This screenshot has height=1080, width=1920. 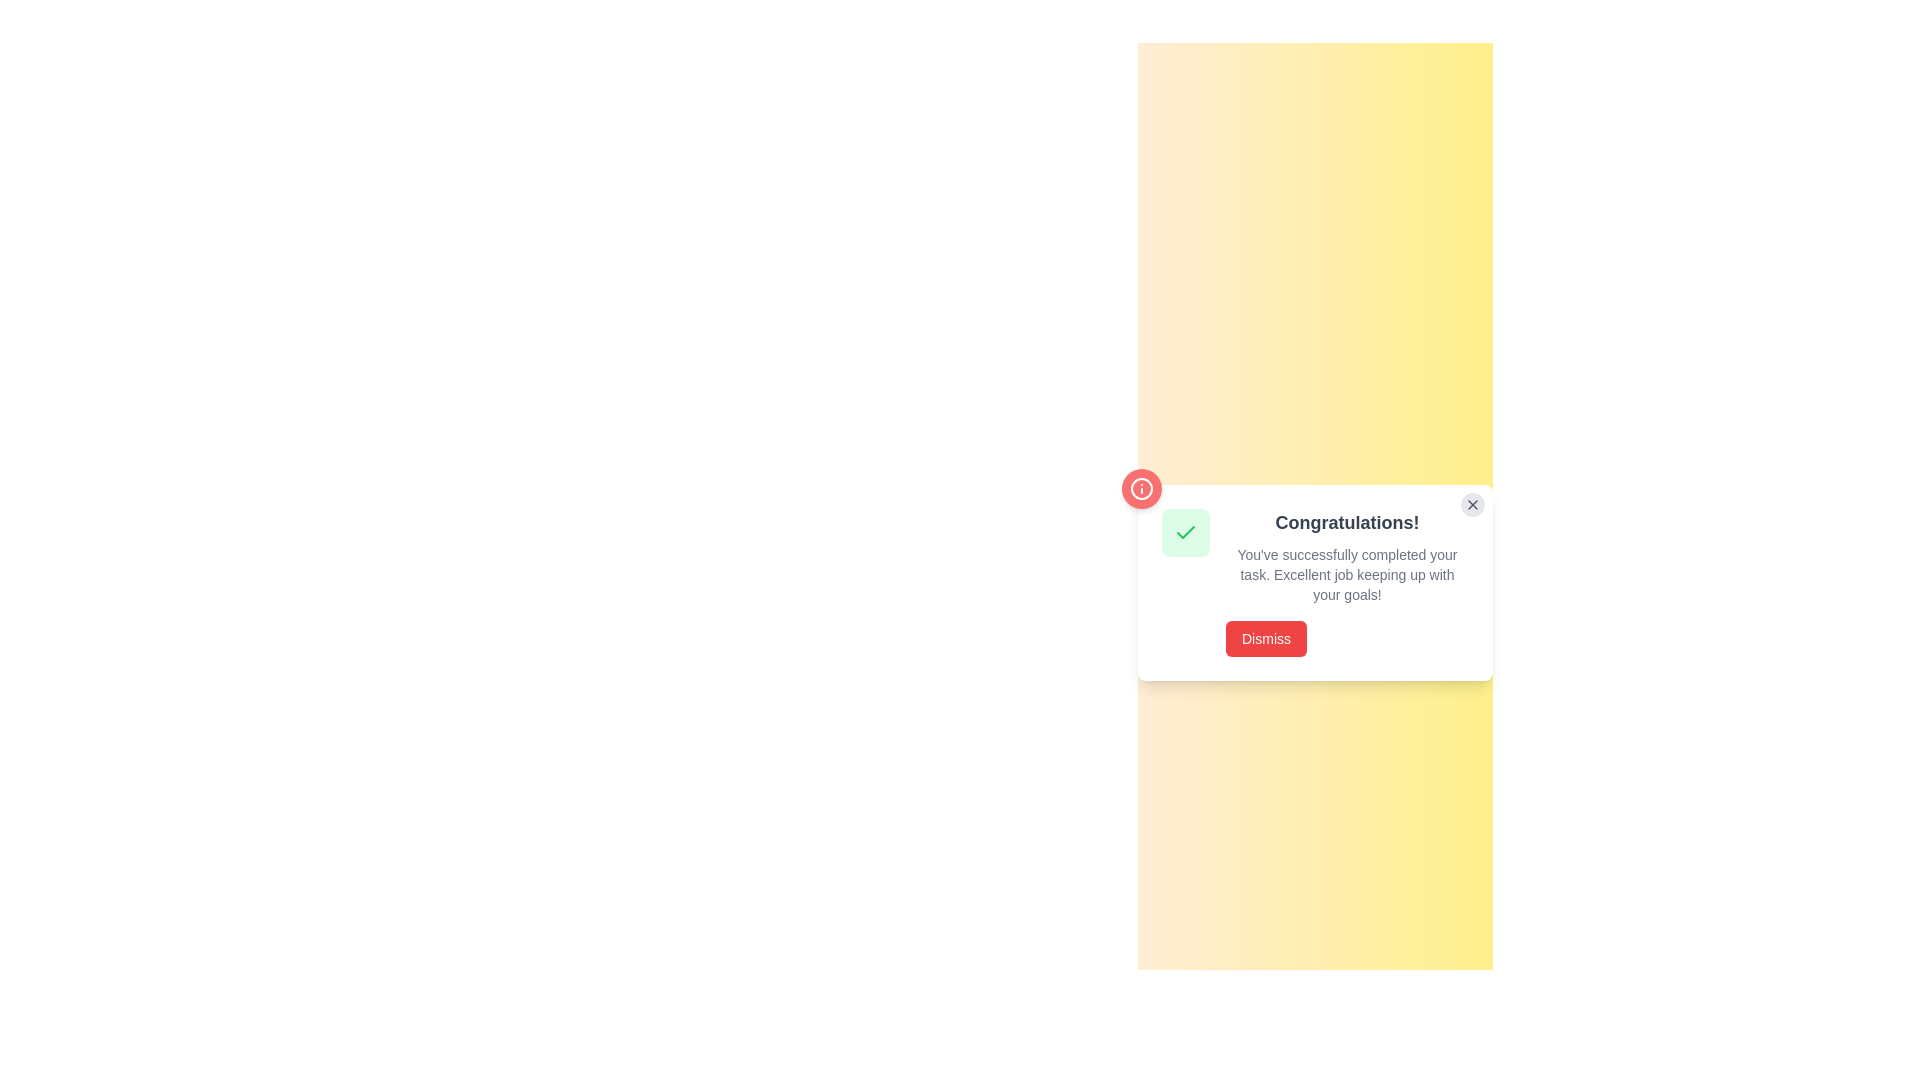 What do you see at coordinates (1473, 504) in the screenshot?
I see `the close button located at the top-right corner of the congratulatory message card` at bounding box center [1473, 504].